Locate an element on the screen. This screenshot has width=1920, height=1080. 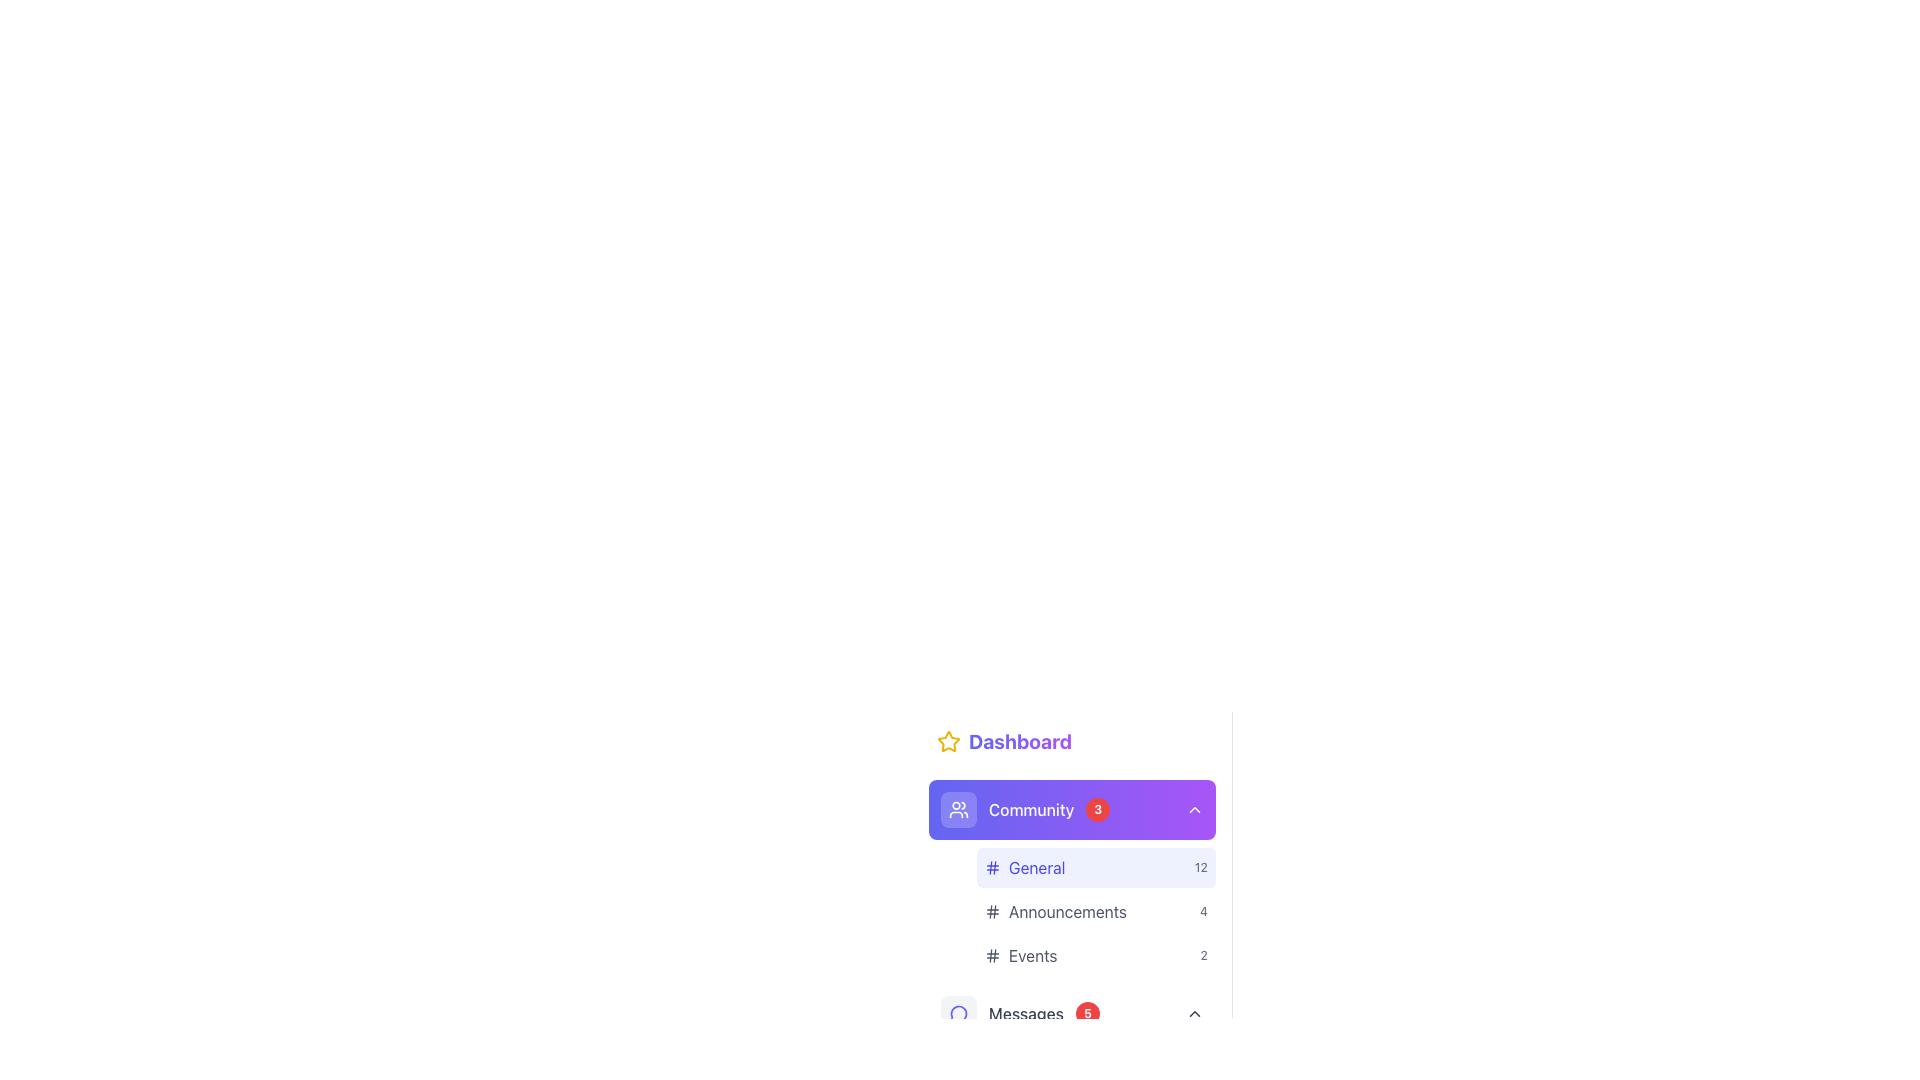
the messaging icon located in the light gray rounded square just to the left of the text 'Messages' is located at coordinates (958, 1014).